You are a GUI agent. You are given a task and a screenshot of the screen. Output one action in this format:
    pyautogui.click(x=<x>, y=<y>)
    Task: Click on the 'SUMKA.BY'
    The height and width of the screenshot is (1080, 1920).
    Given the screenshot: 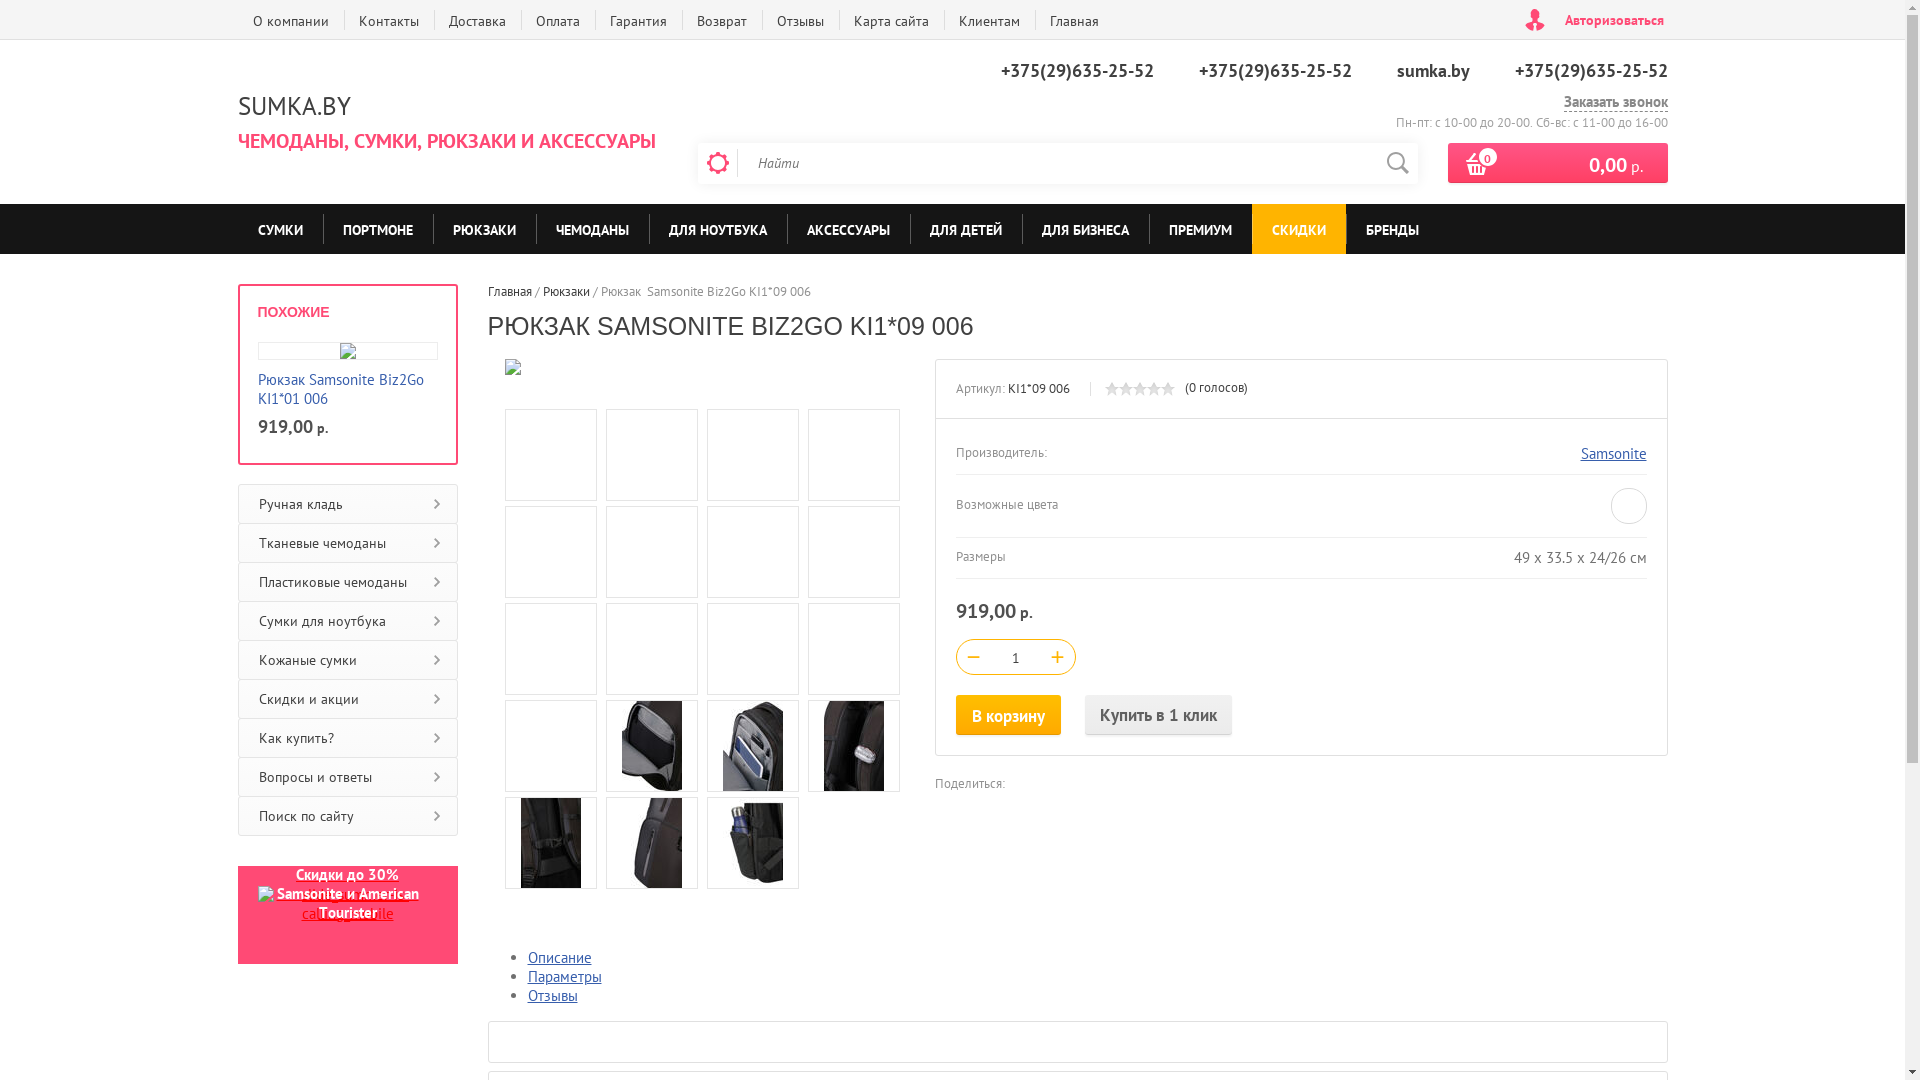 What is the action you would take?
    pyautogui.click(x=293, y=105)
    